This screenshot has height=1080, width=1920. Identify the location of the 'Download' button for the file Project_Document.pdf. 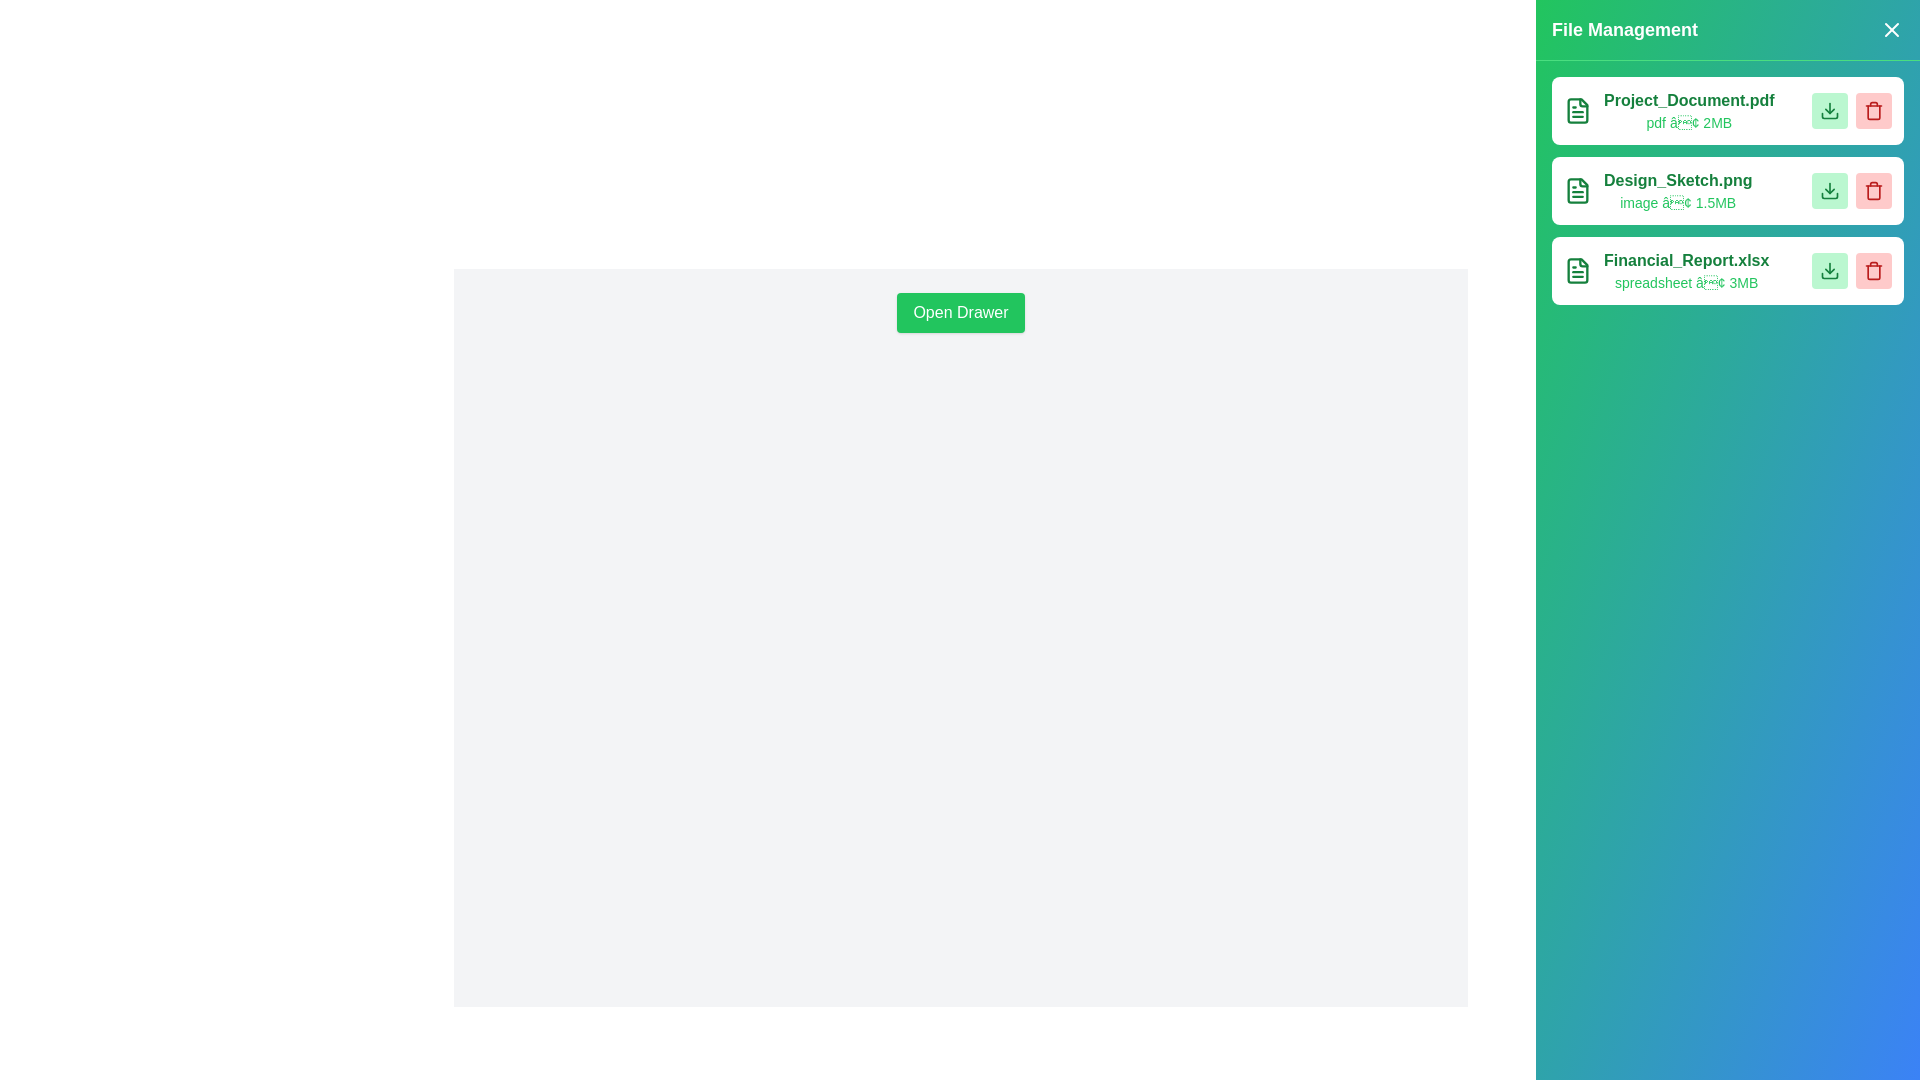
(1829, 111).